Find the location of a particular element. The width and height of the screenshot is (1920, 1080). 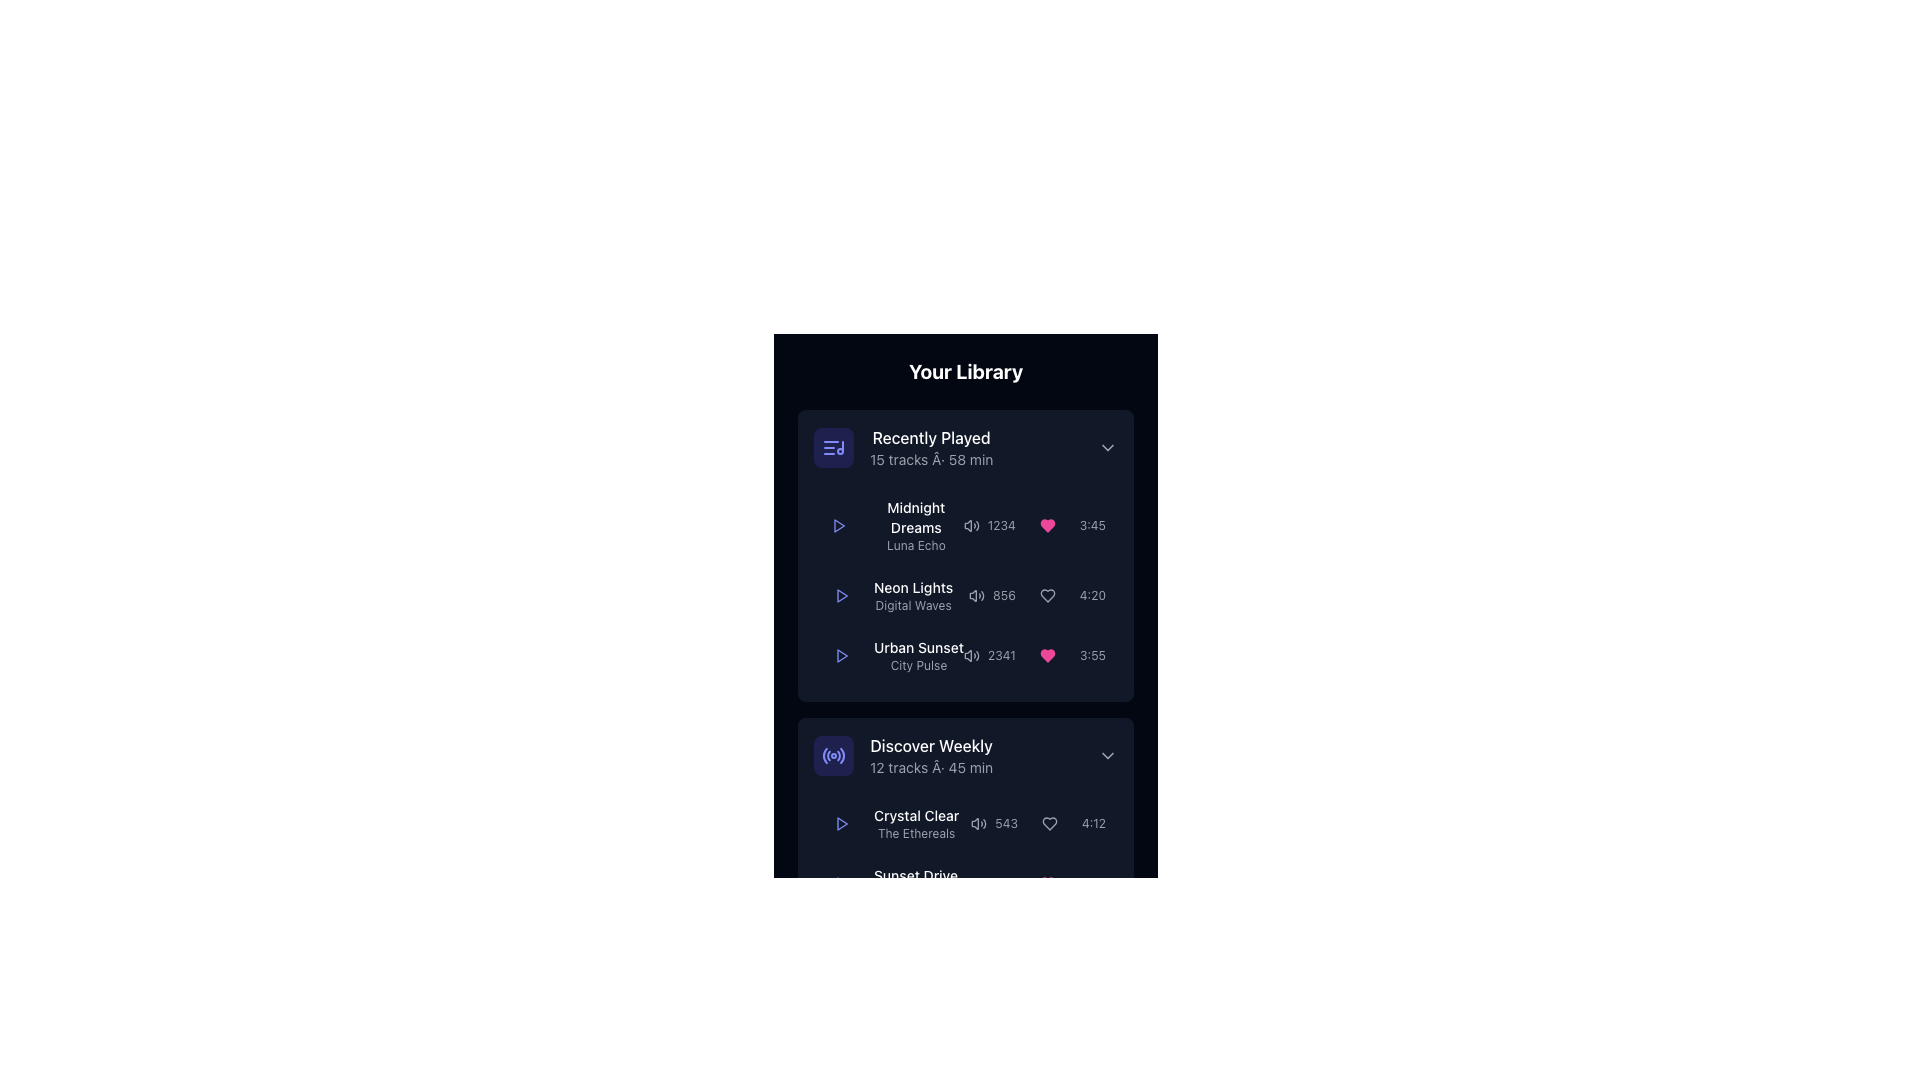

the small triangular icon indicative of a speaker or sound system design located near the song 'Urban Sunset' under 'Recently Played' is located at coordinates (968, 655).